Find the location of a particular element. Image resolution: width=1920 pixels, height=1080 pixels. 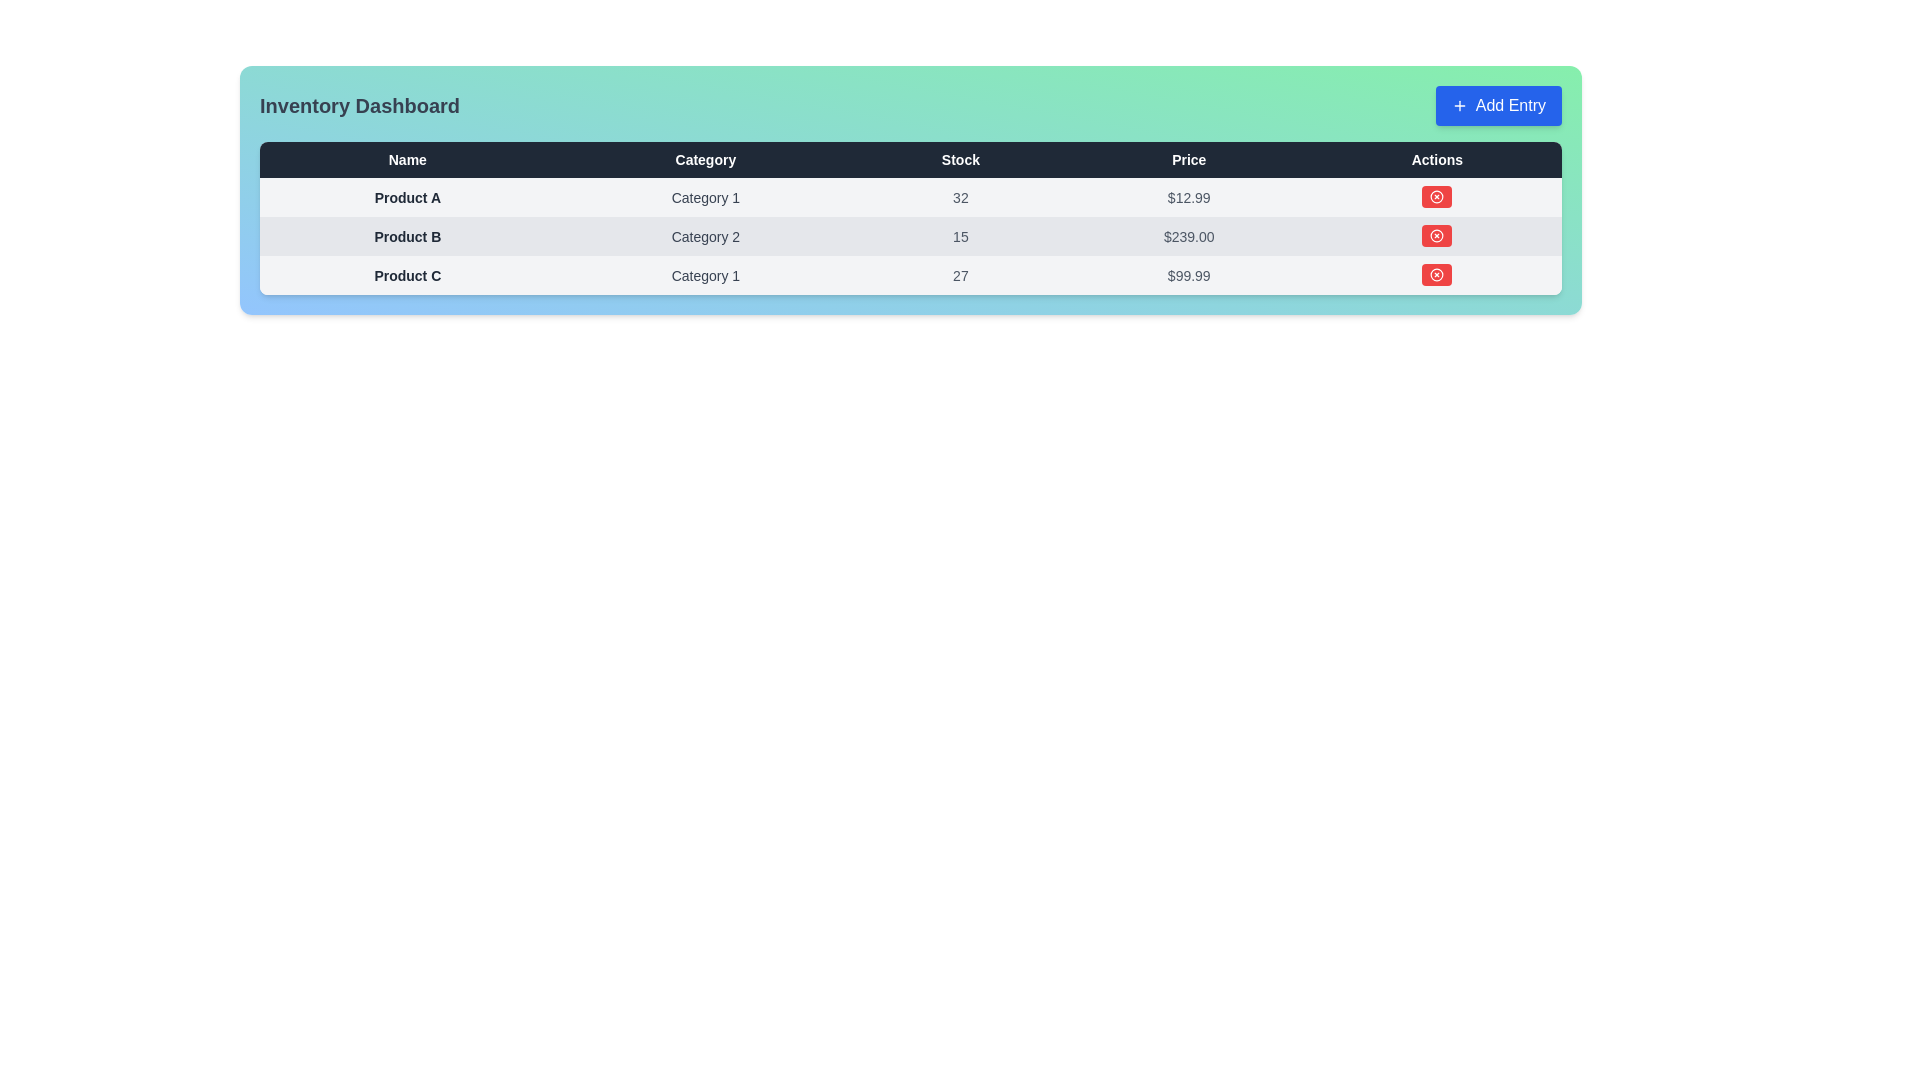

details shown for 'Product B' in the second row of the tabular layout, which includes information under the headers 'Name', 'Category', 'Stock', 'Price', and 'Actions' is located at coordinates (910, 235).